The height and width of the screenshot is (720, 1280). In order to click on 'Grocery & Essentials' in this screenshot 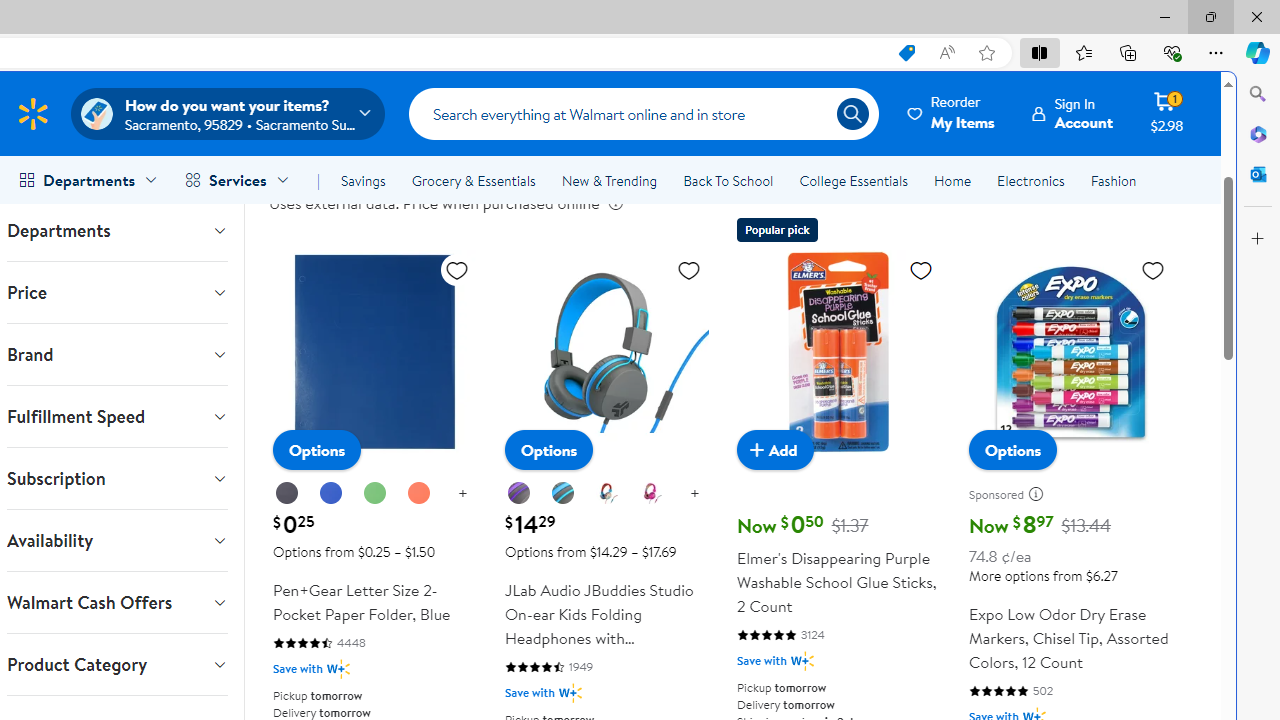, I will do `click(472, 181)`.